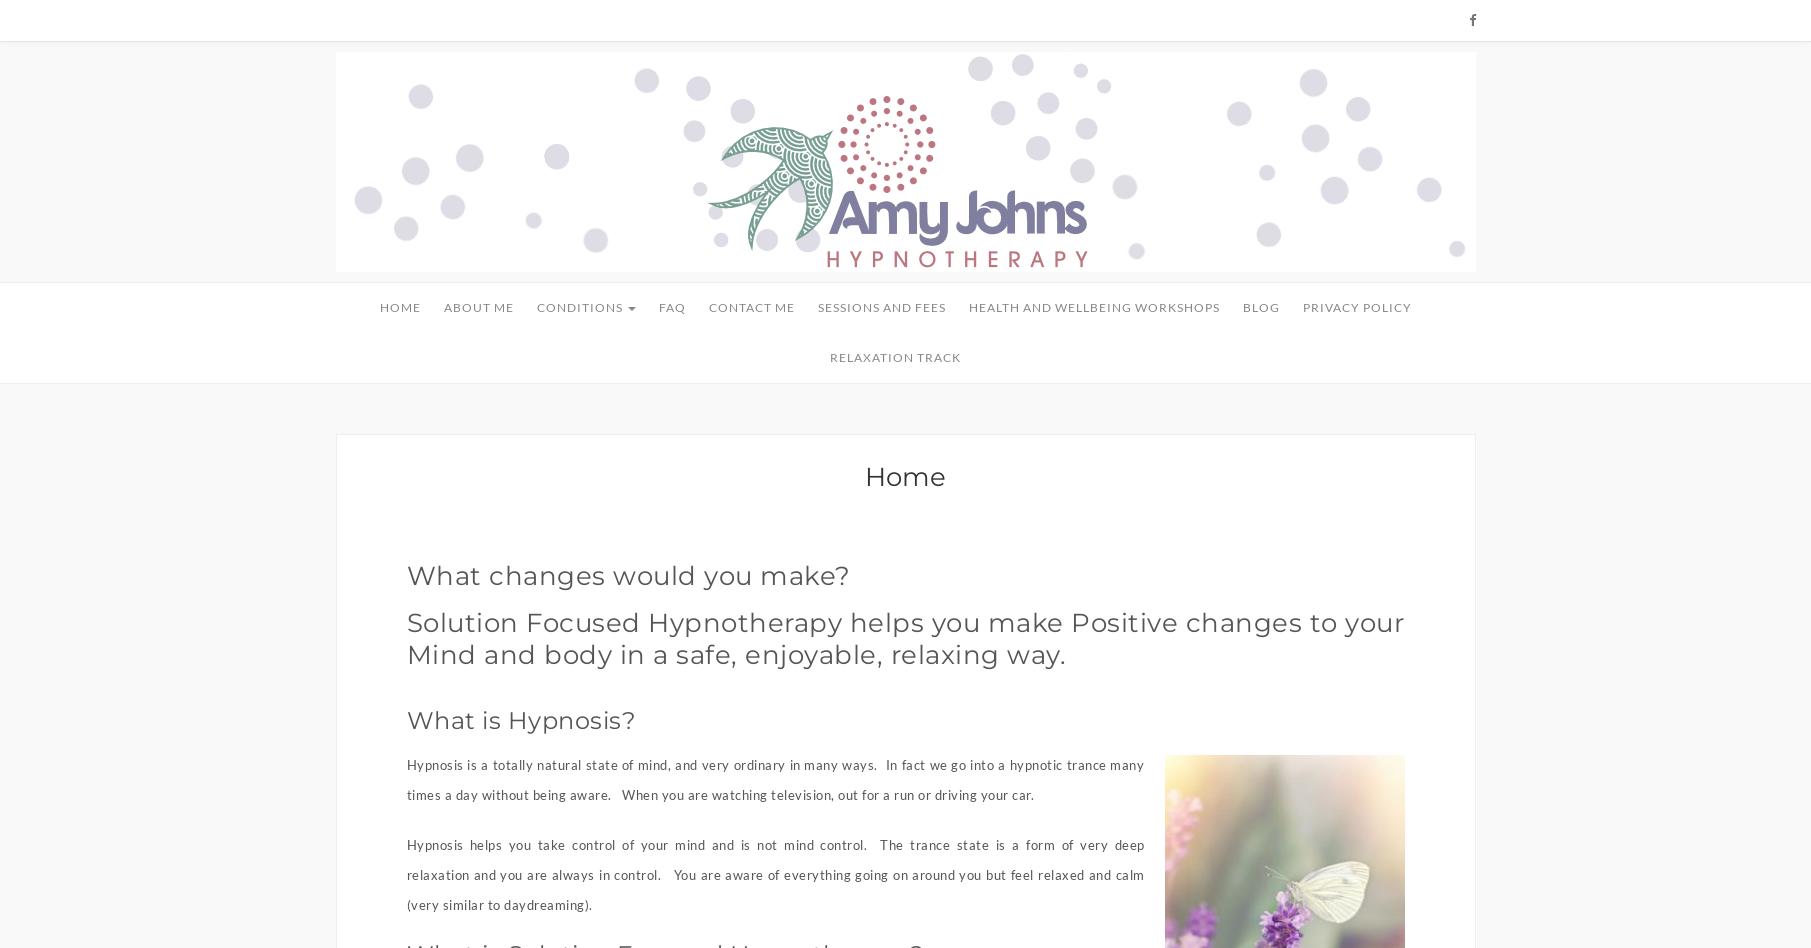 The width and height of the screenshot is (1811, 948). What do you see at coordinates (550, 689) in the screenshot?
I see `'Phobias'` at bounding box center [550, 689].